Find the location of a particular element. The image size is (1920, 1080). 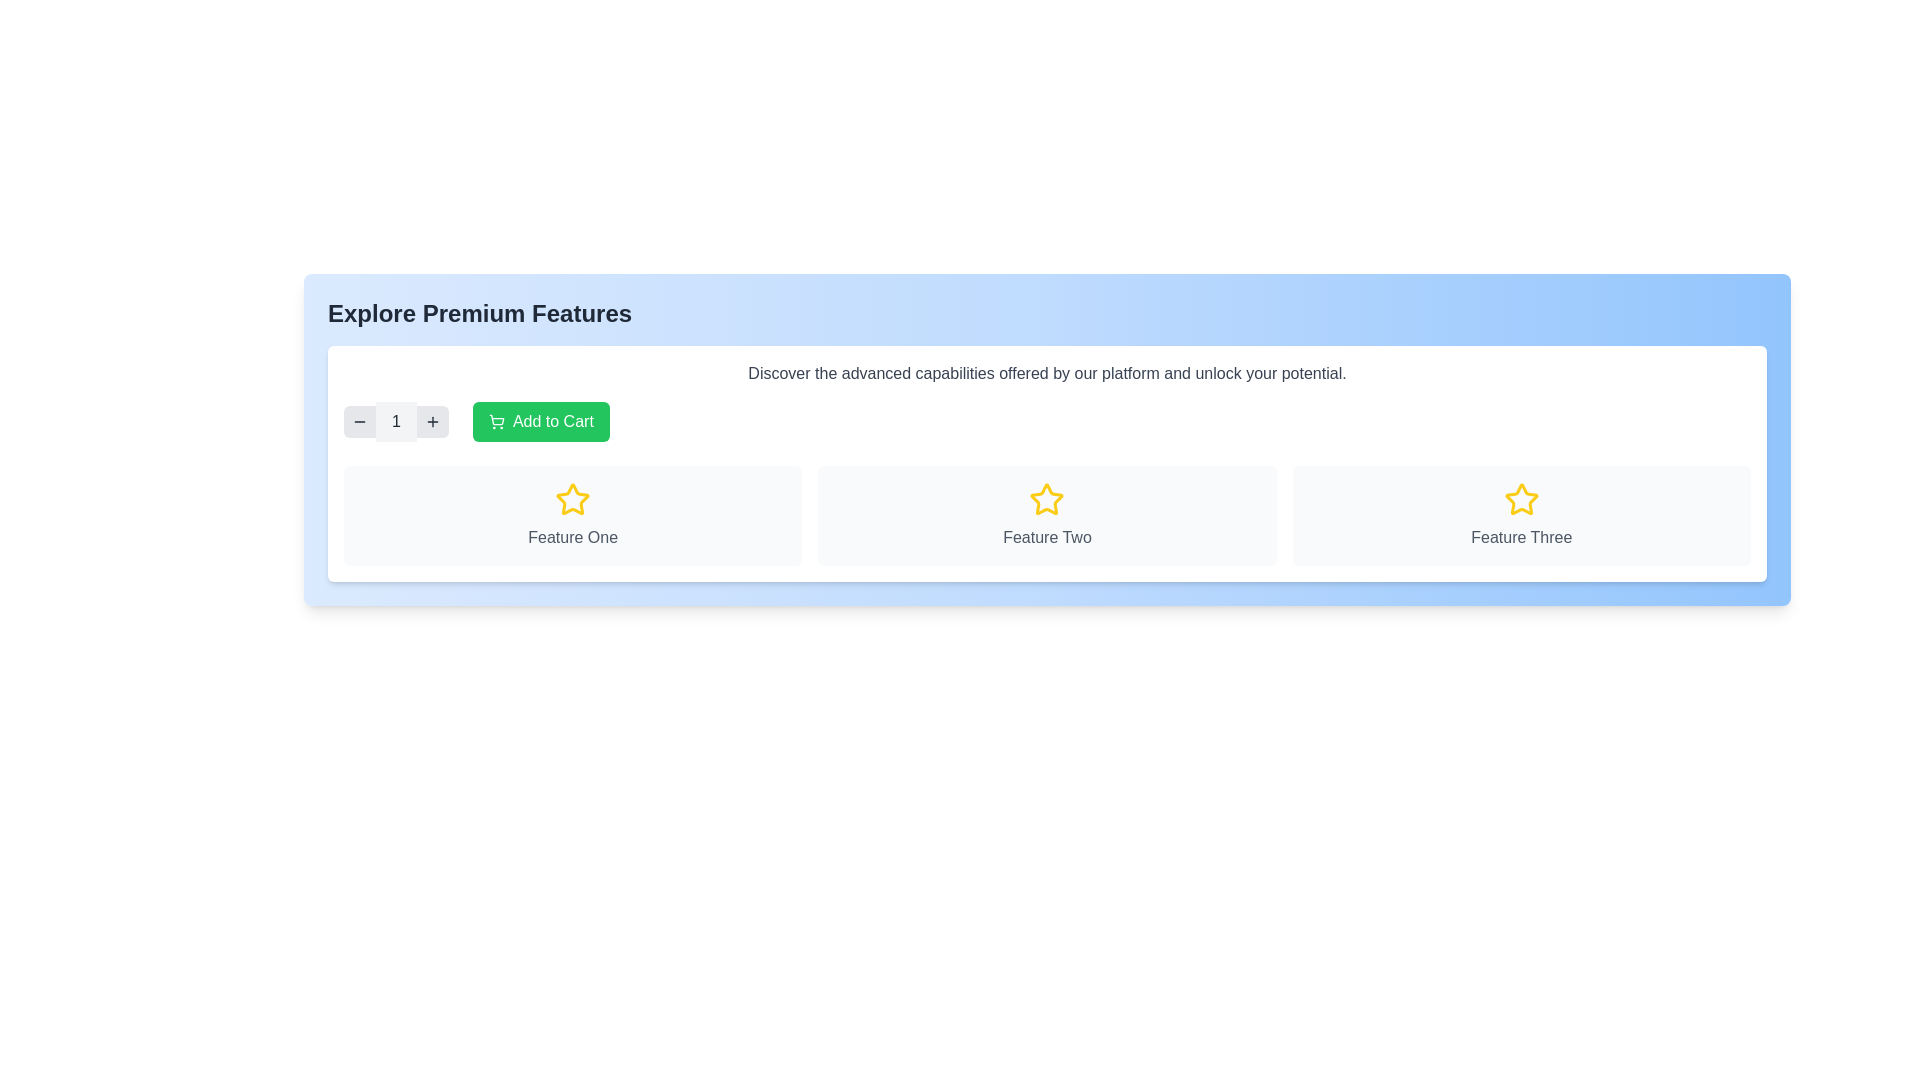

the Informative card displaying 'Feature One', which is a rectangular card with rounded corners and a yellow star icon at the top is located at coordinates (572, 515).